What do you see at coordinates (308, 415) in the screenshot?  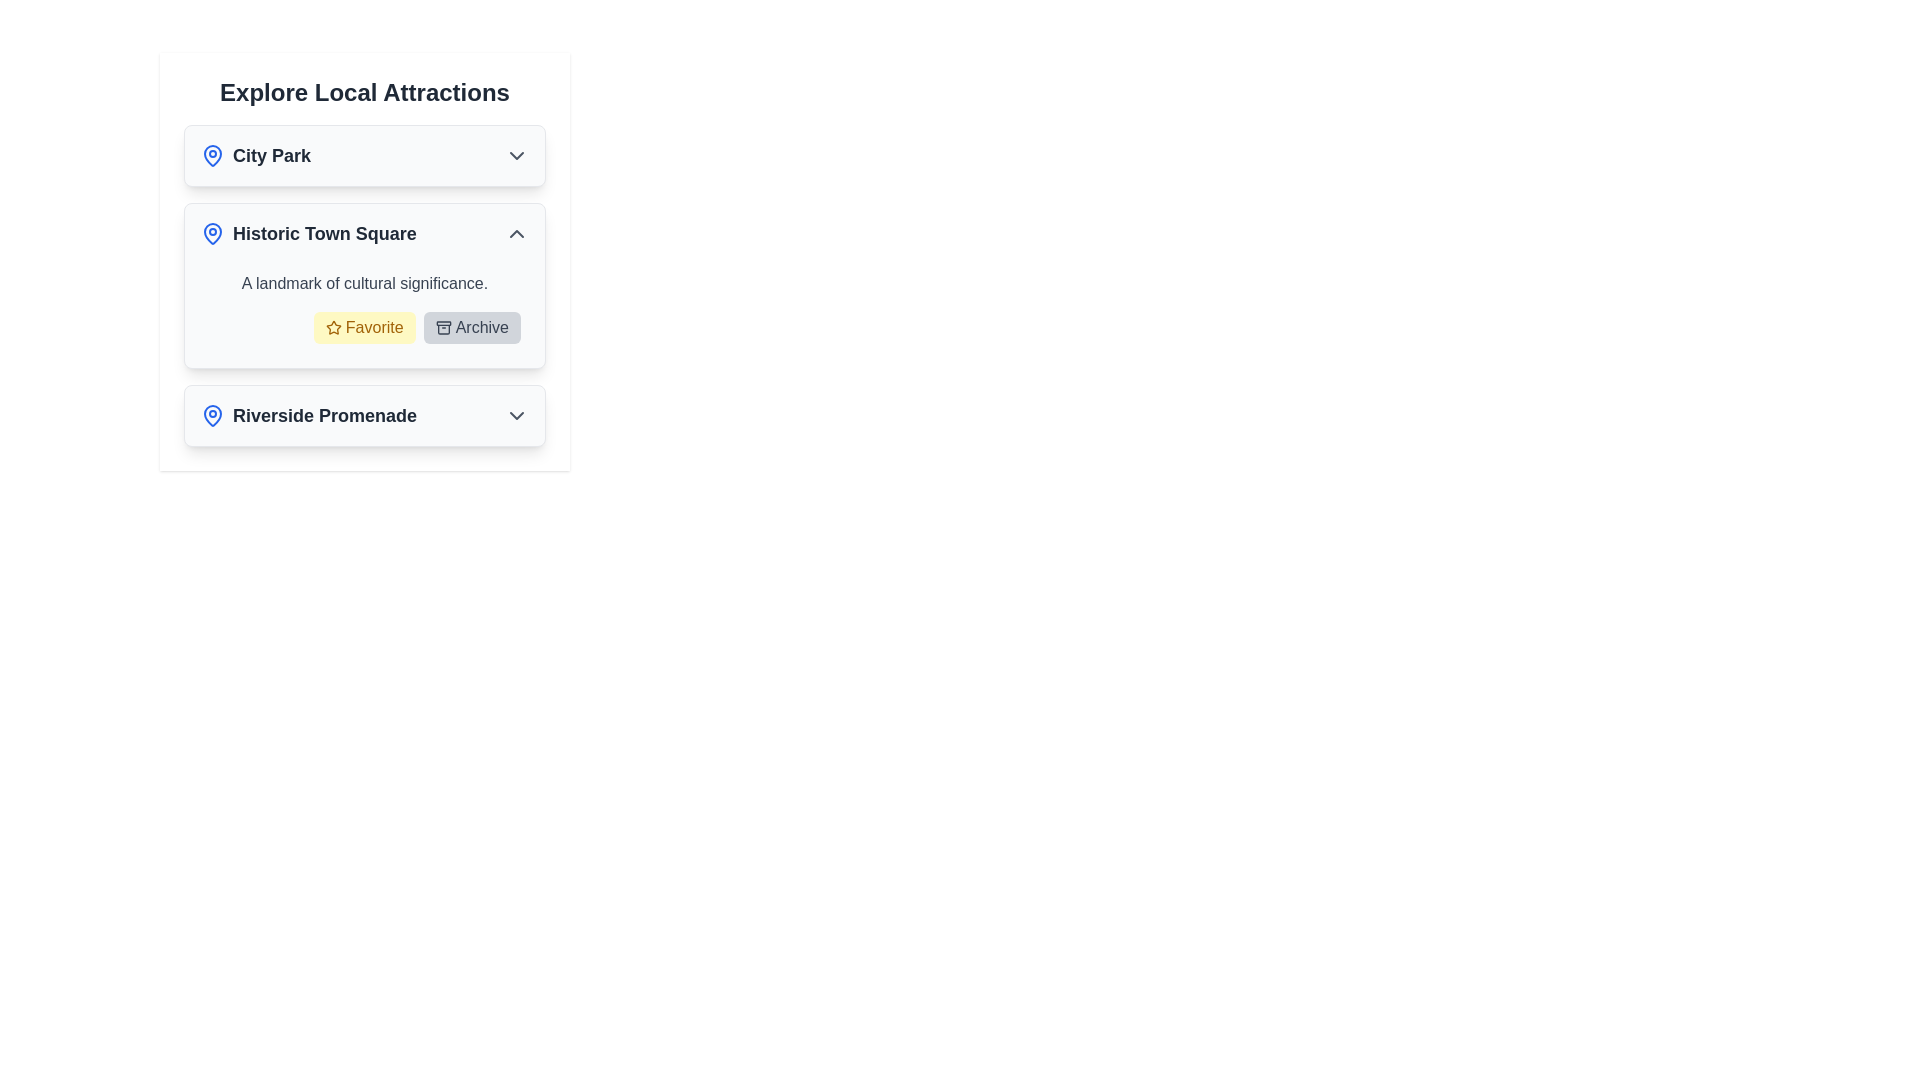 I see `the informational label 'Riverside Promenade' in the vertical list of the 'Explore Local Attractions' card` at bounding box center [308, 415].